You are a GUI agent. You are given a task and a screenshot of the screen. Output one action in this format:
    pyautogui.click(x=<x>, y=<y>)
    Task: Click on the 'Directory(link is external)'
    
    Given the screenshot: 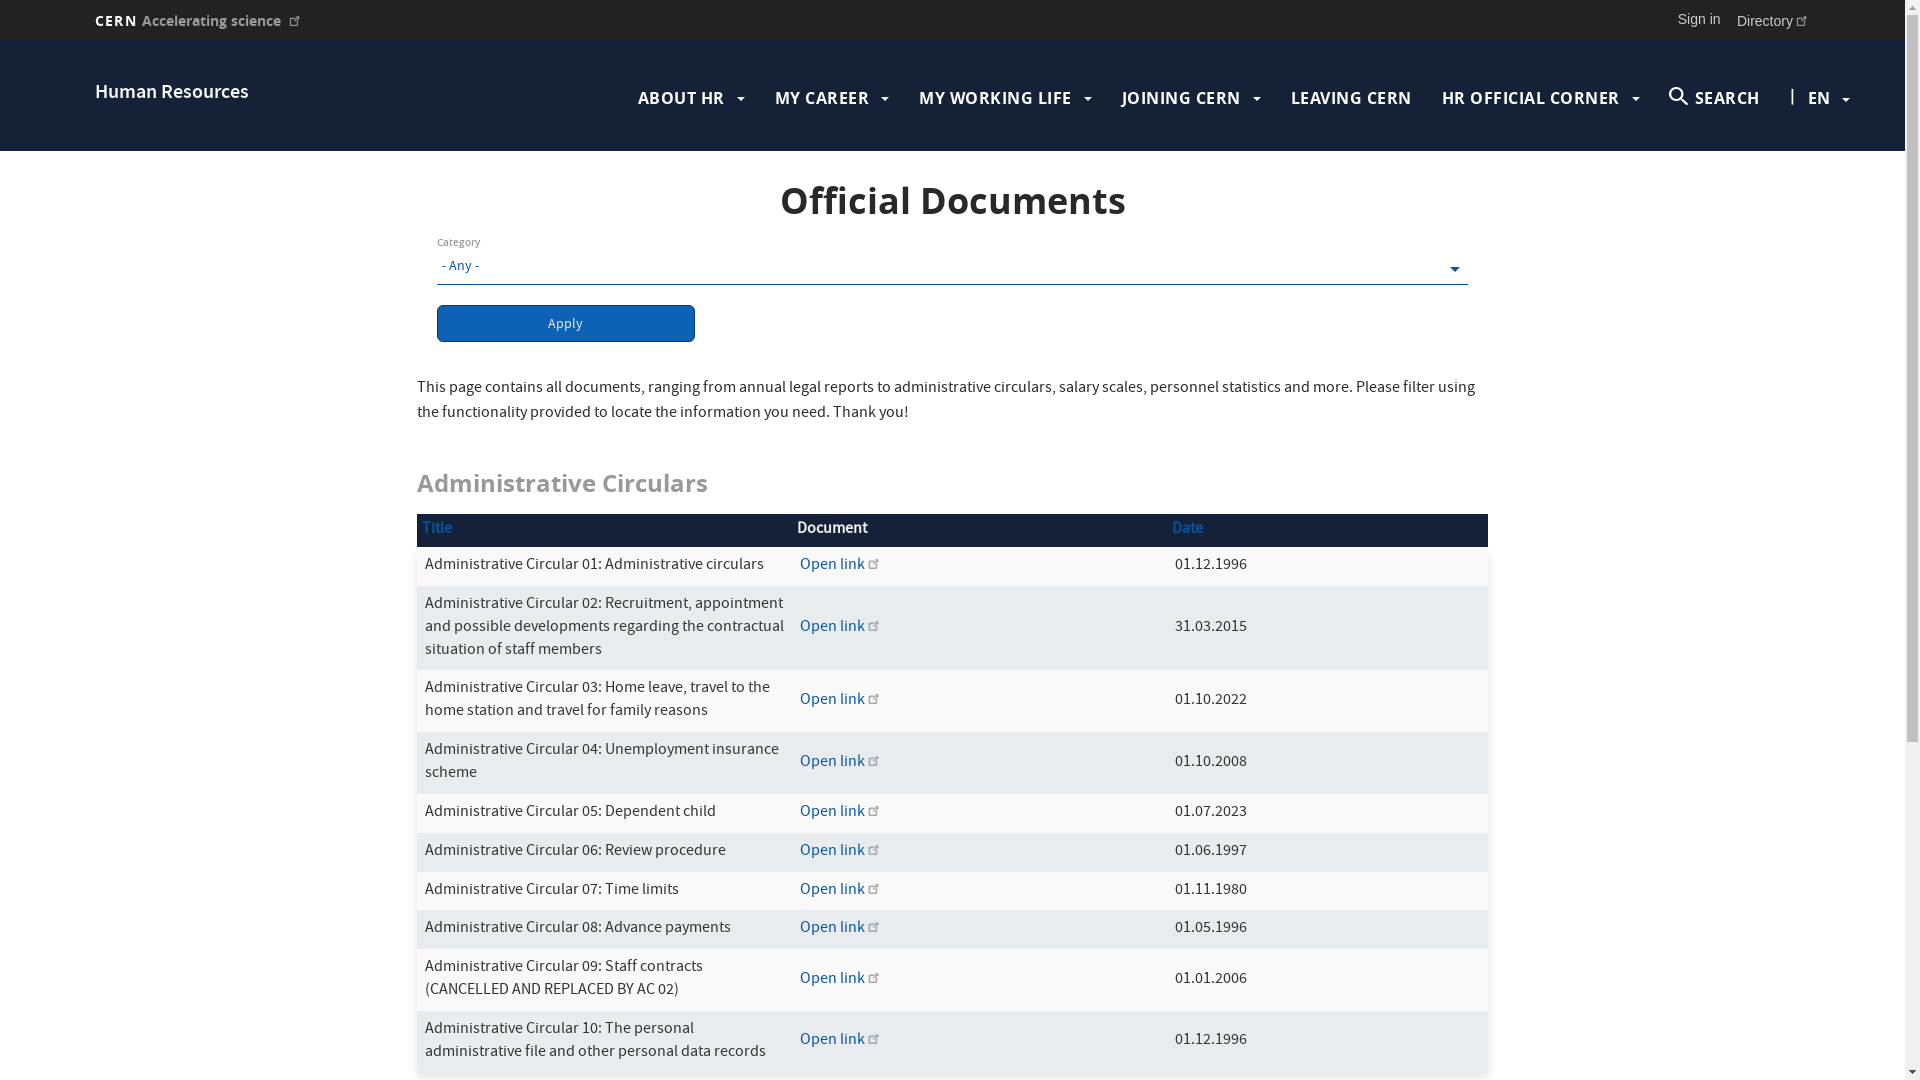 What is the action you would take?
    pyautogui.click(x=1773, y=19)
    